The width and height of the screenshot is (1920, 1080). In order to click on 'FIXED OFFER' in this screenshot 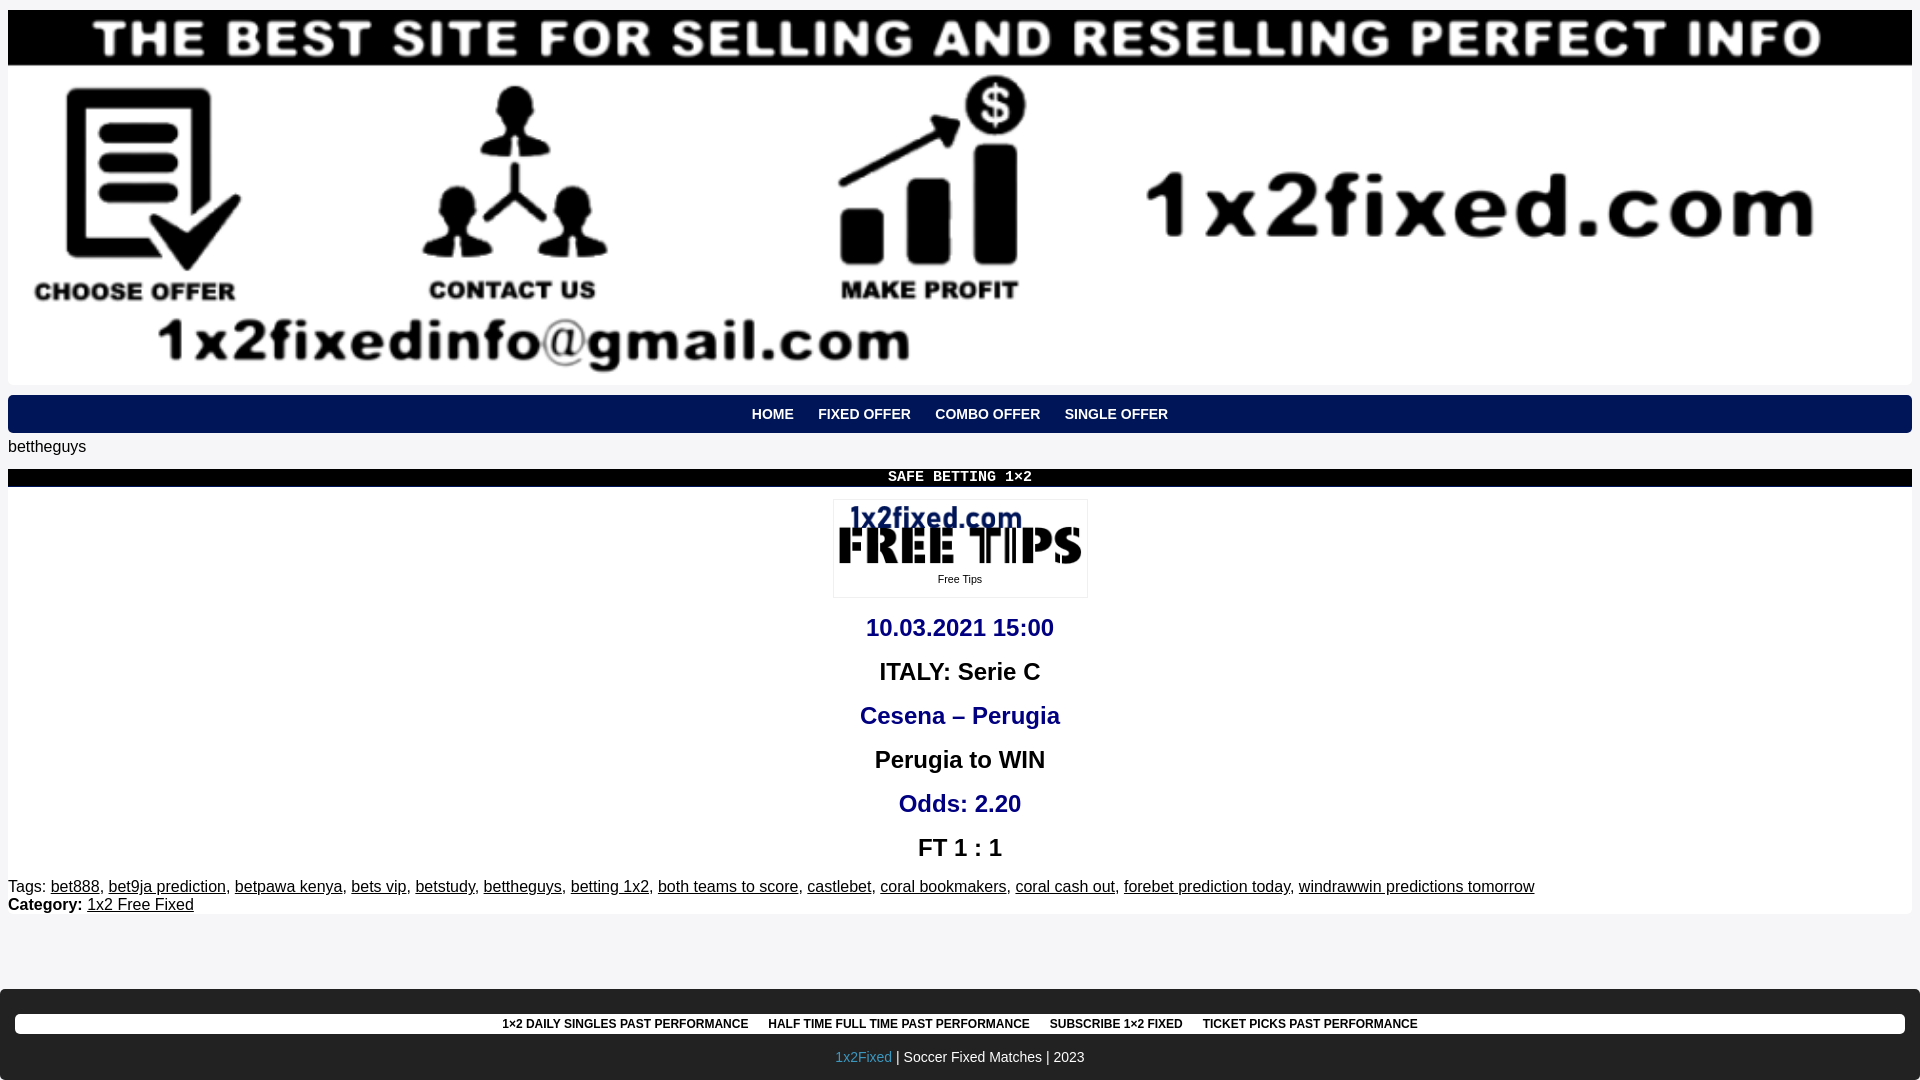, I will do `click(807, 412)`.